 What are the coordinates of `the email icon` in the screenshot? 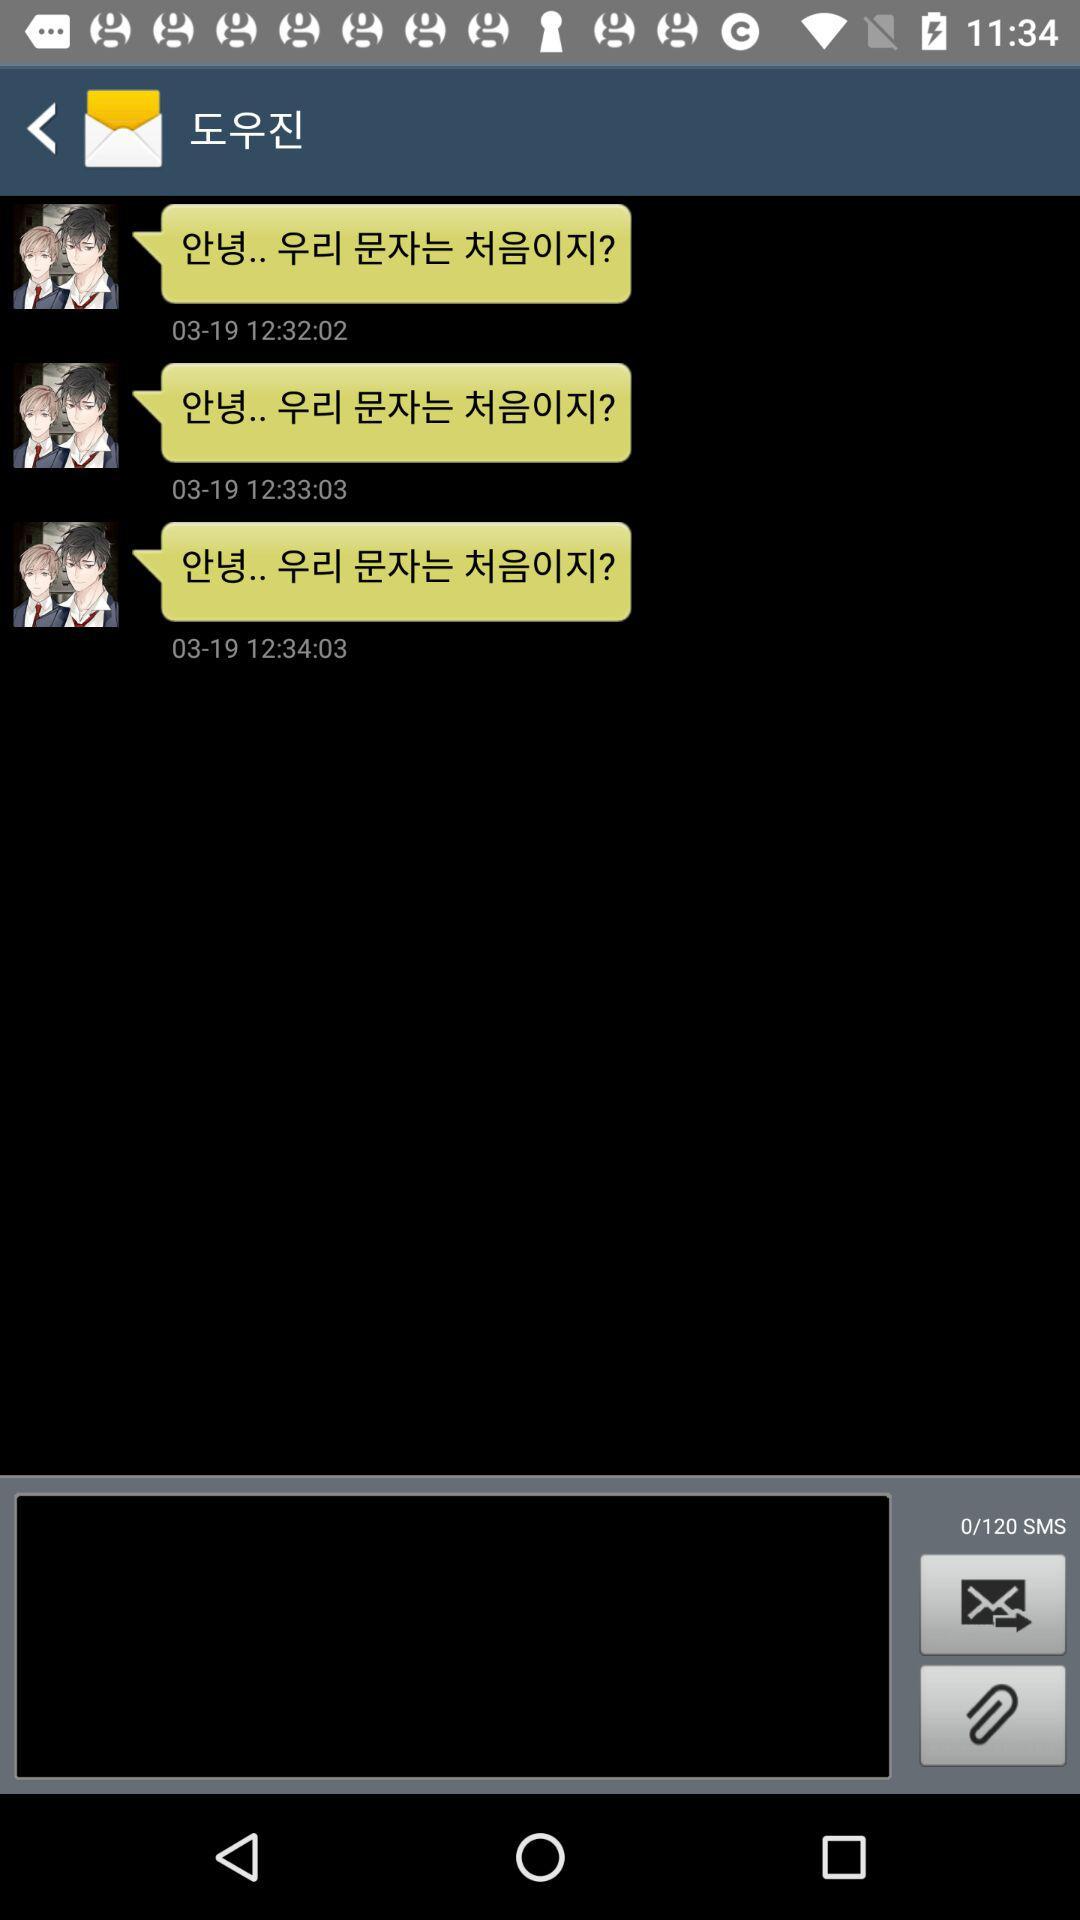 It's located at (992, 1604).